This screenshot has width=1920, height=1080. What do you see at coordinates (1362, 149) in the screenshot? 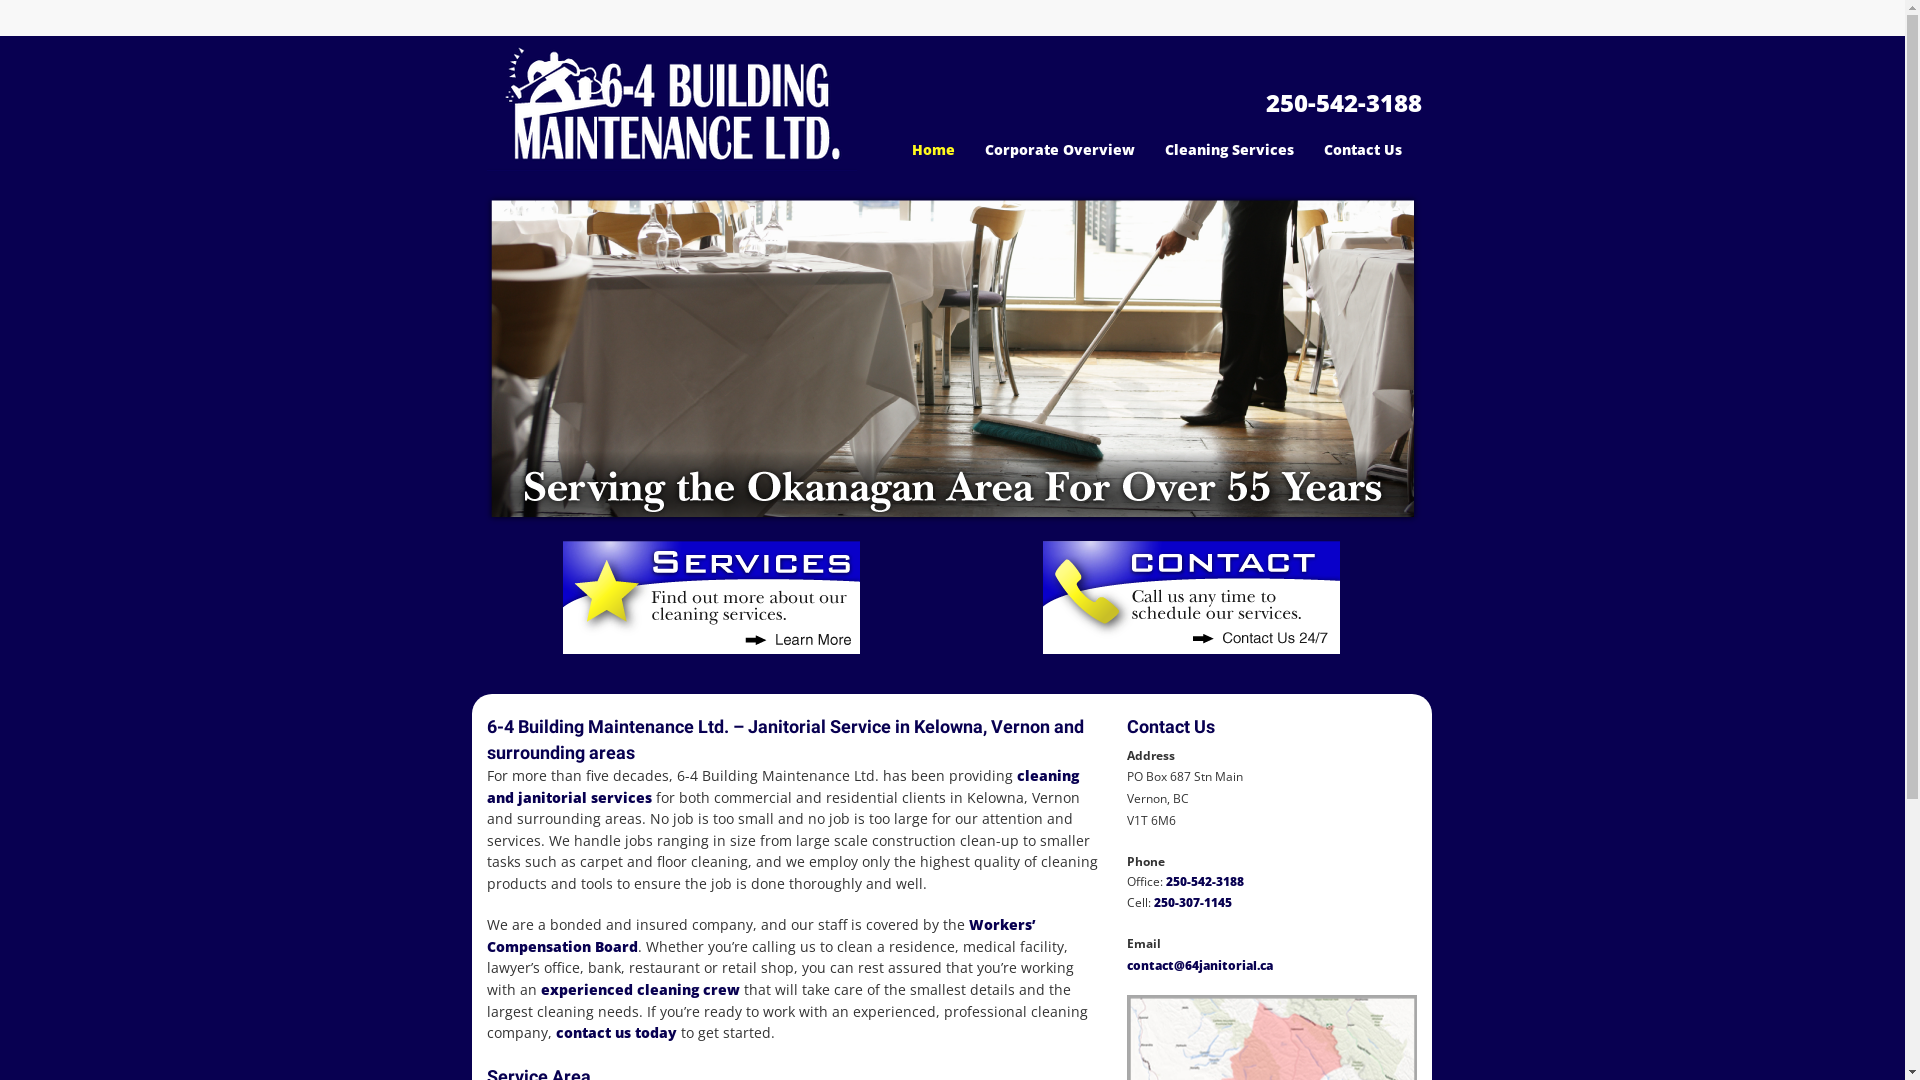
I see `'Contact Us'` at bounding box center [1362, 149].